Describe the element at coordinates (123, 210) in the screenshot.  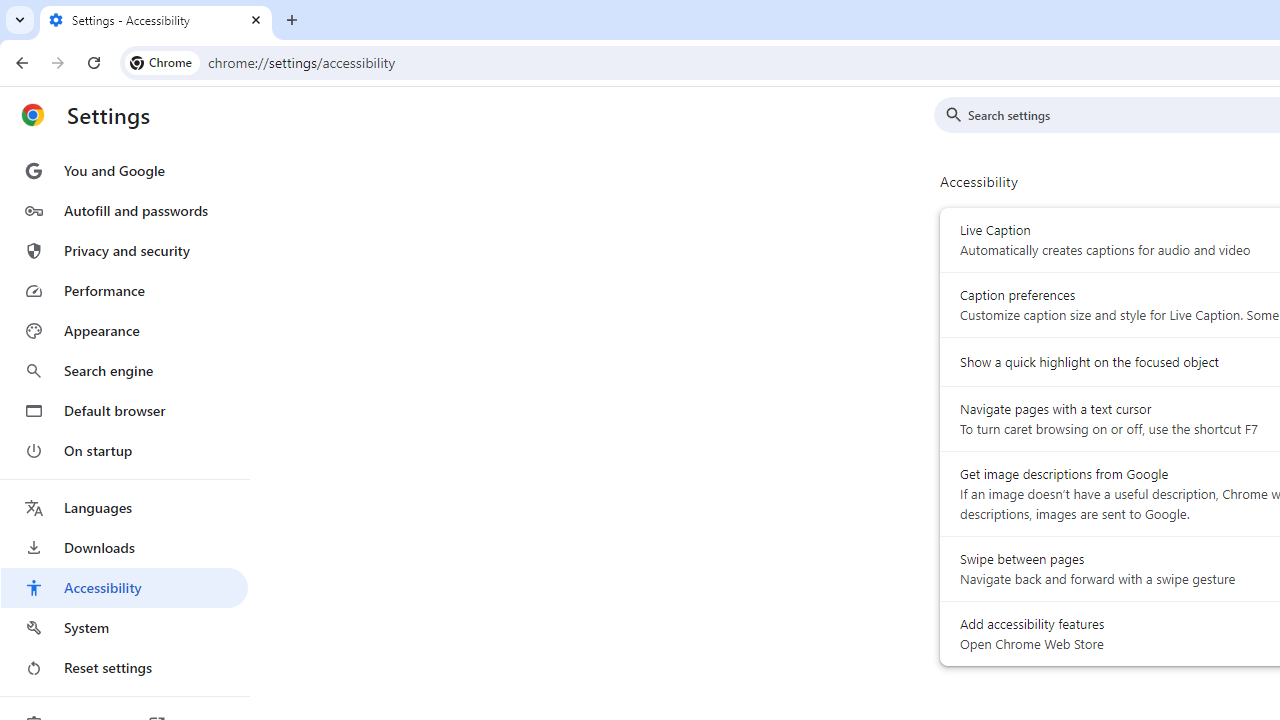
I see `'Autofill and passwords'` at that location.